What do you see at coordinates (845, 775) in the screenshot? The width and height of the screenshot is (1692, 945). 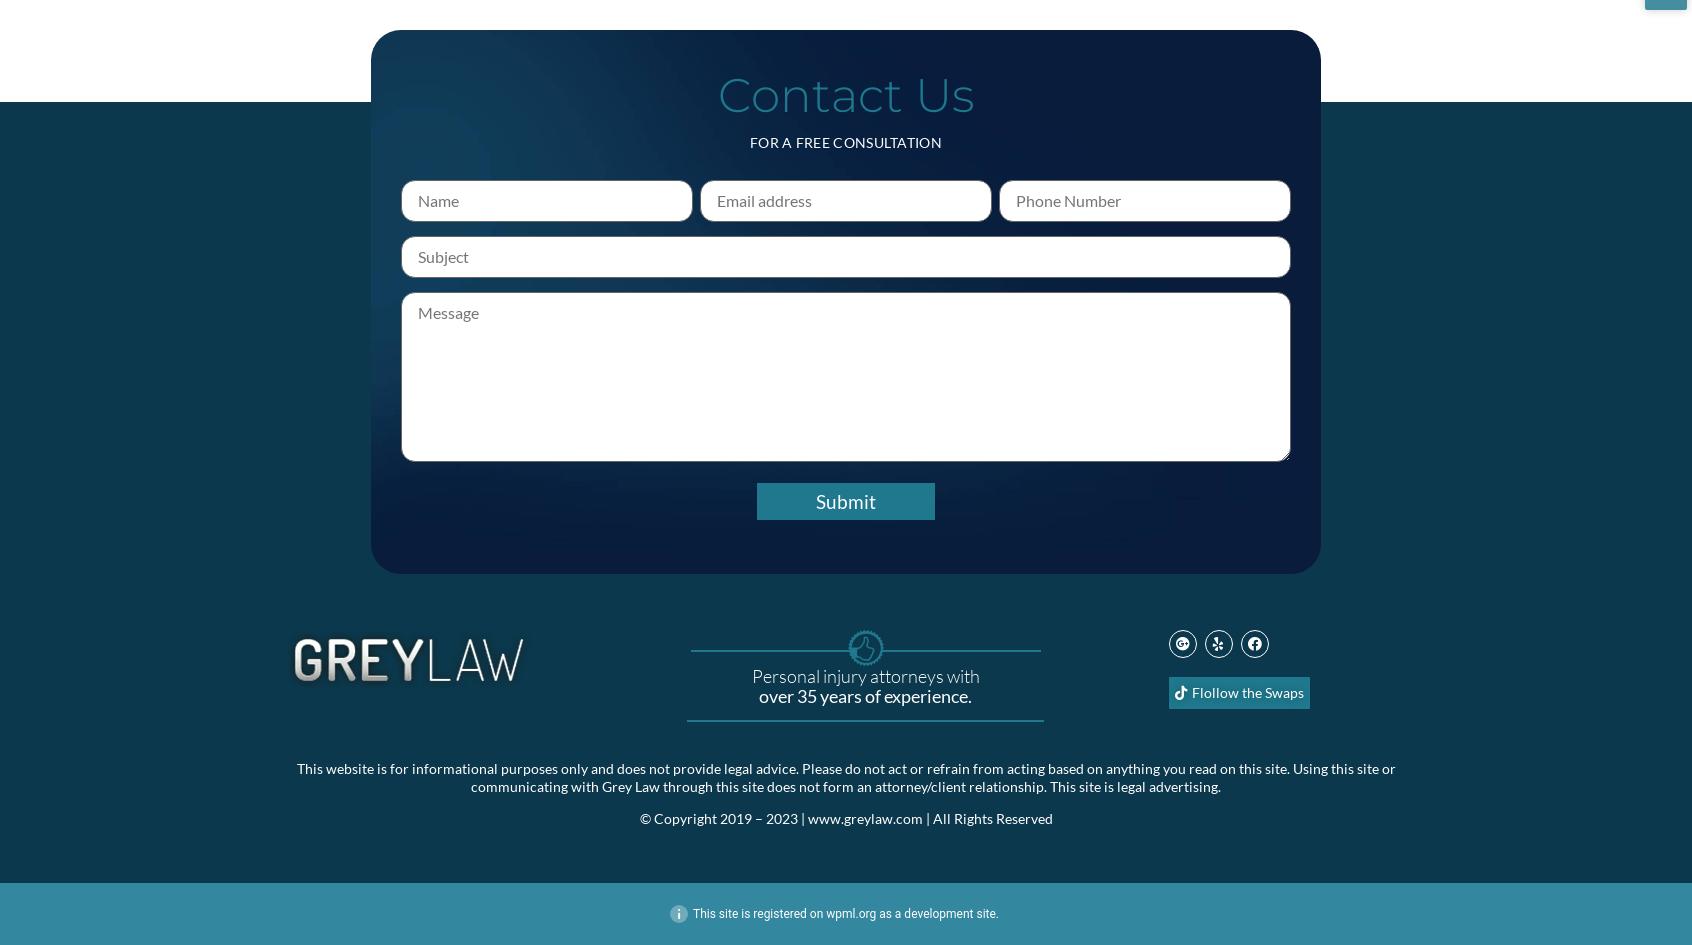 I see `'This website is for informational purposes only and does not provide legal advice. Please do not act or refrain from acting based on anything you read on this site. Using this site or communicating with Grey Law through this site does not form an attorney/client relationship. This site is legal advertising.'` at bounding box center [845, 775].